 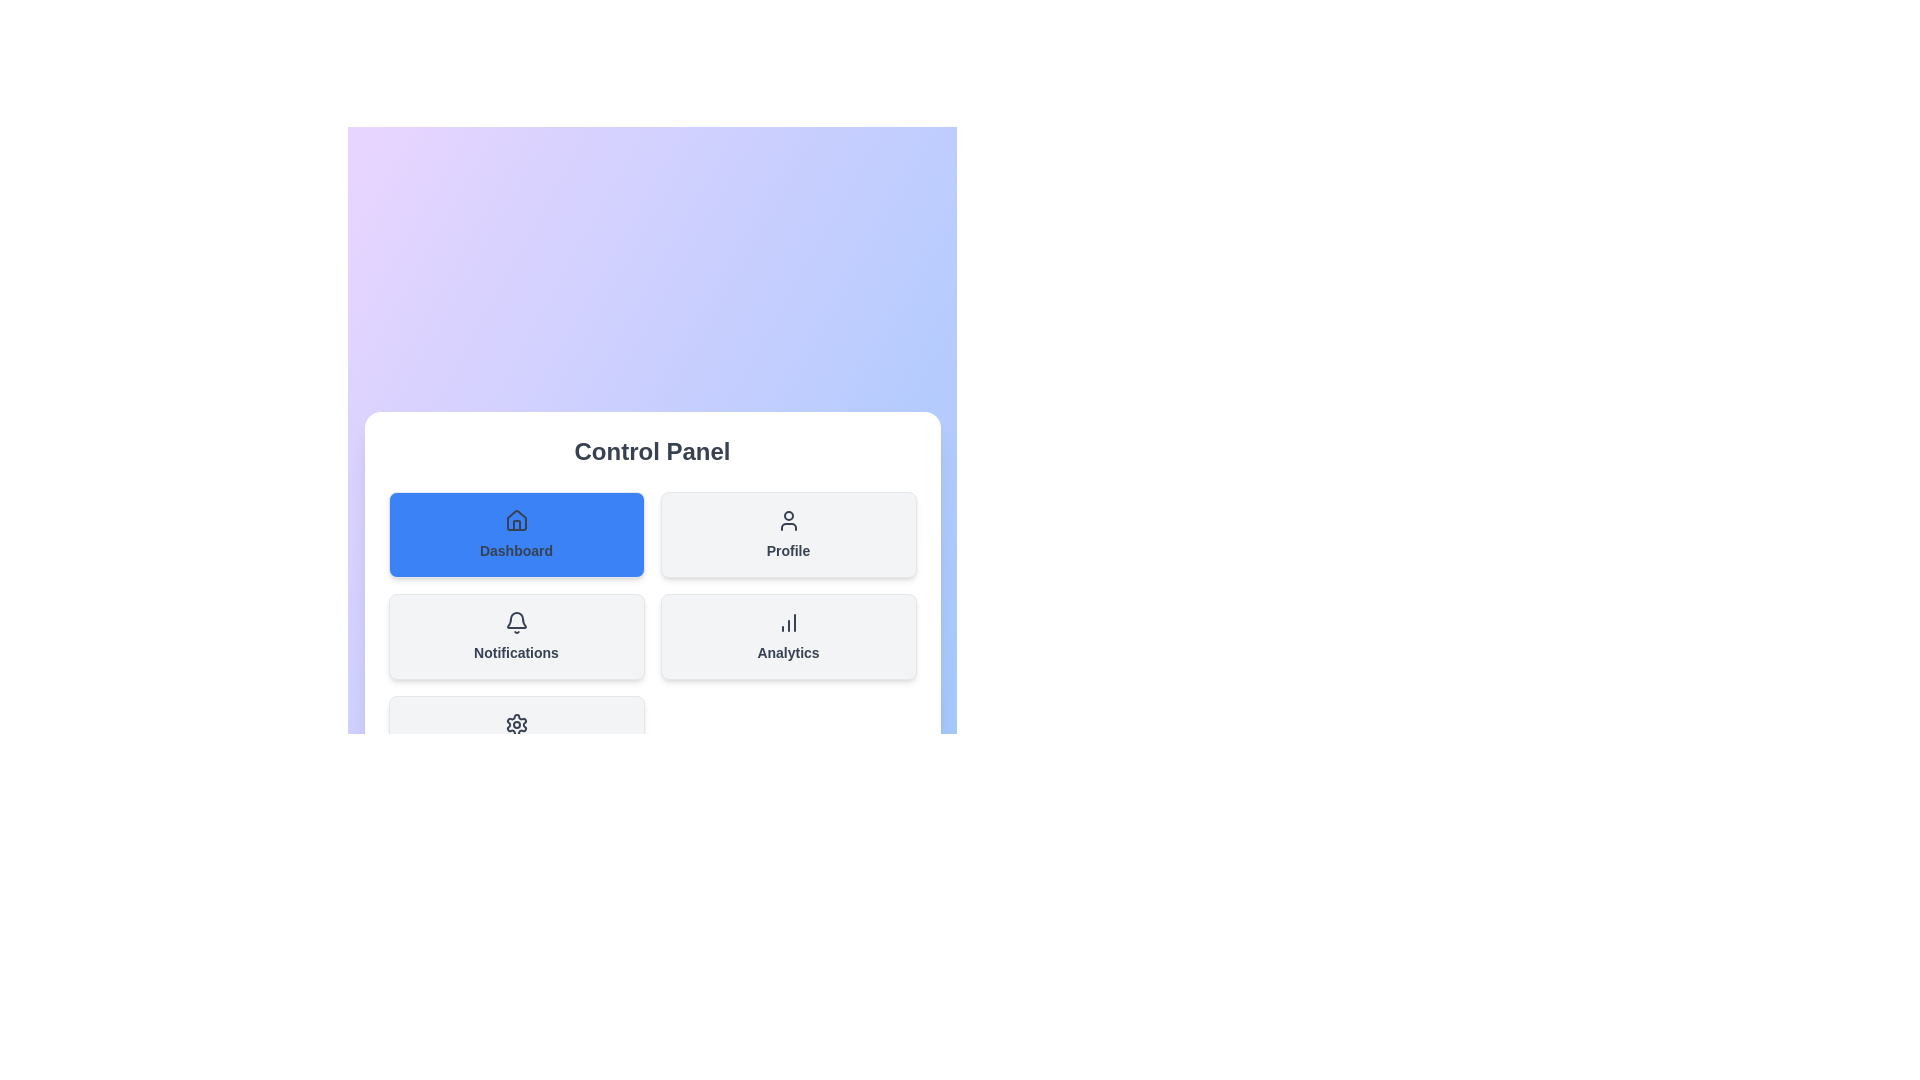 I want to click on the section Profile from the menu by clicking its corresponding button, so click(x=787, y=534).